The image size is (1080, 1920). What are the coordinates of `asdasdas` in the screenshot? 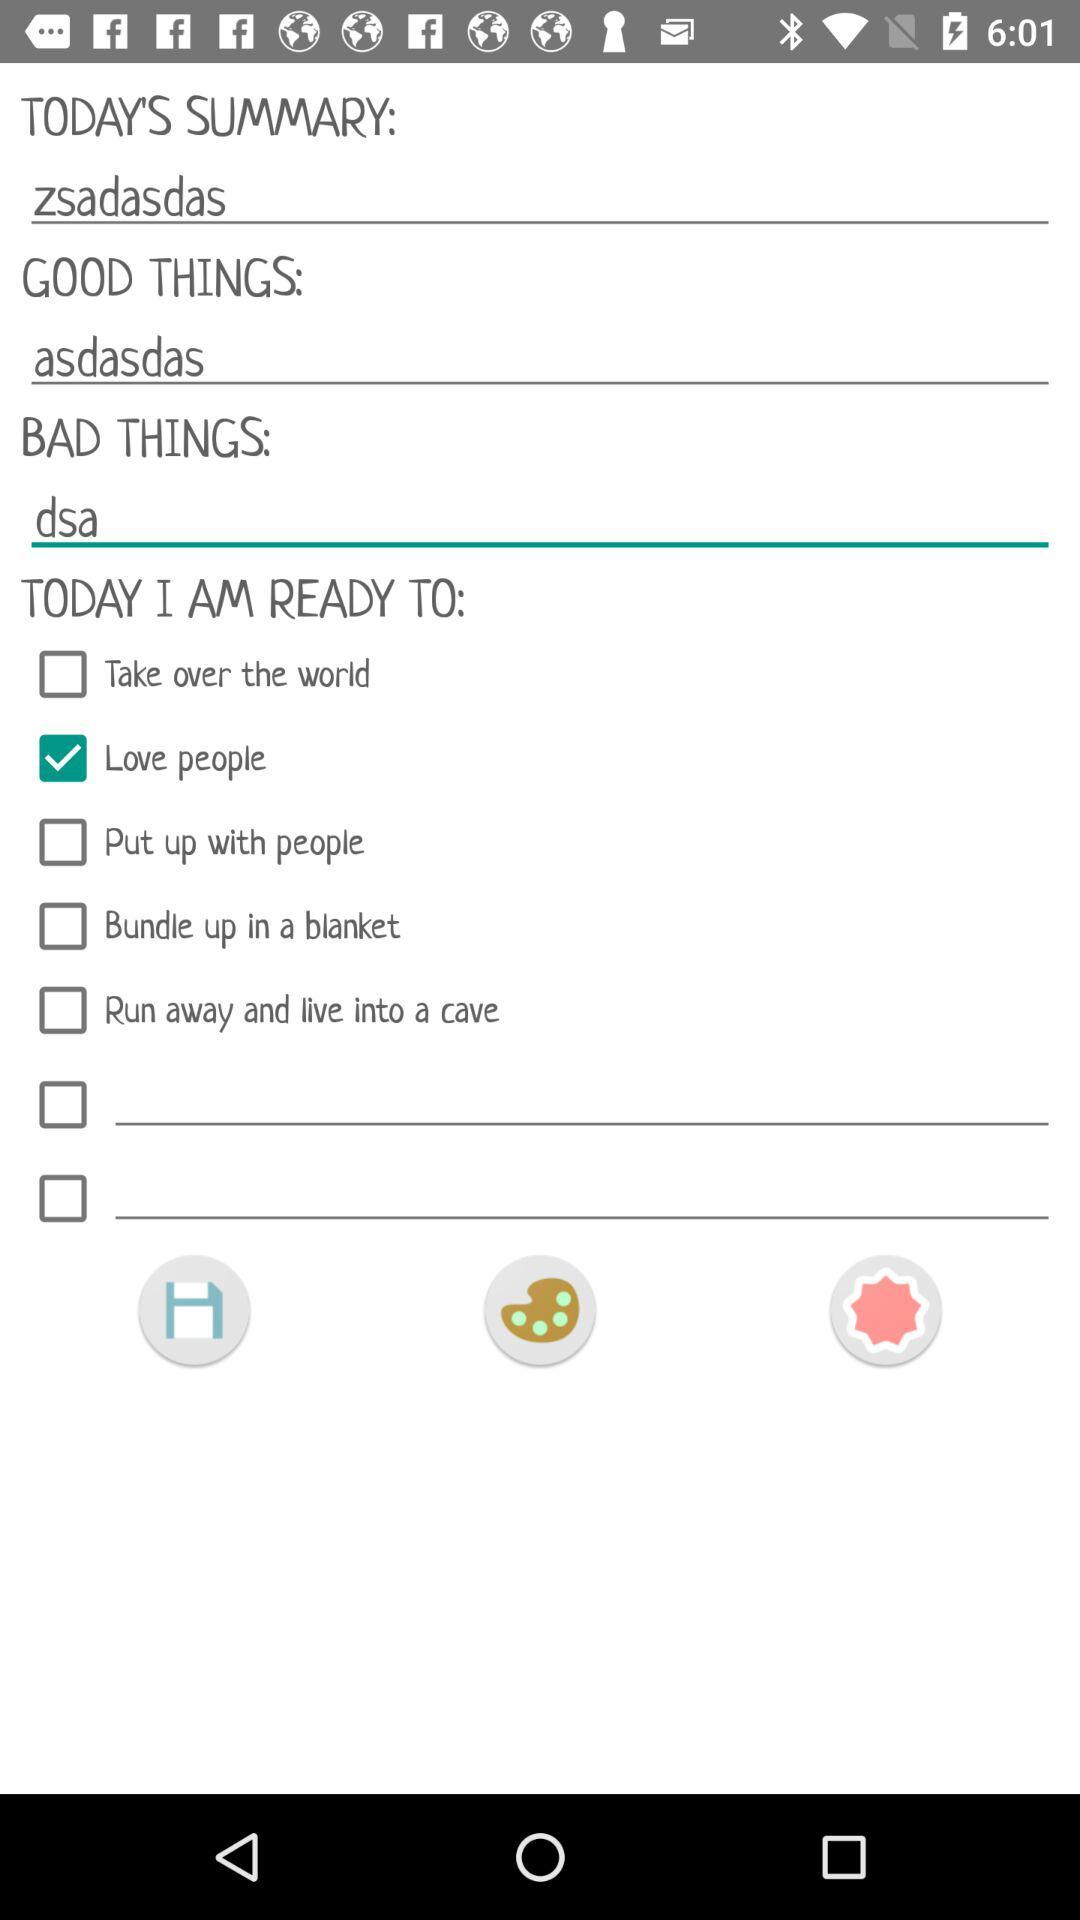 It's located at (540, 358).